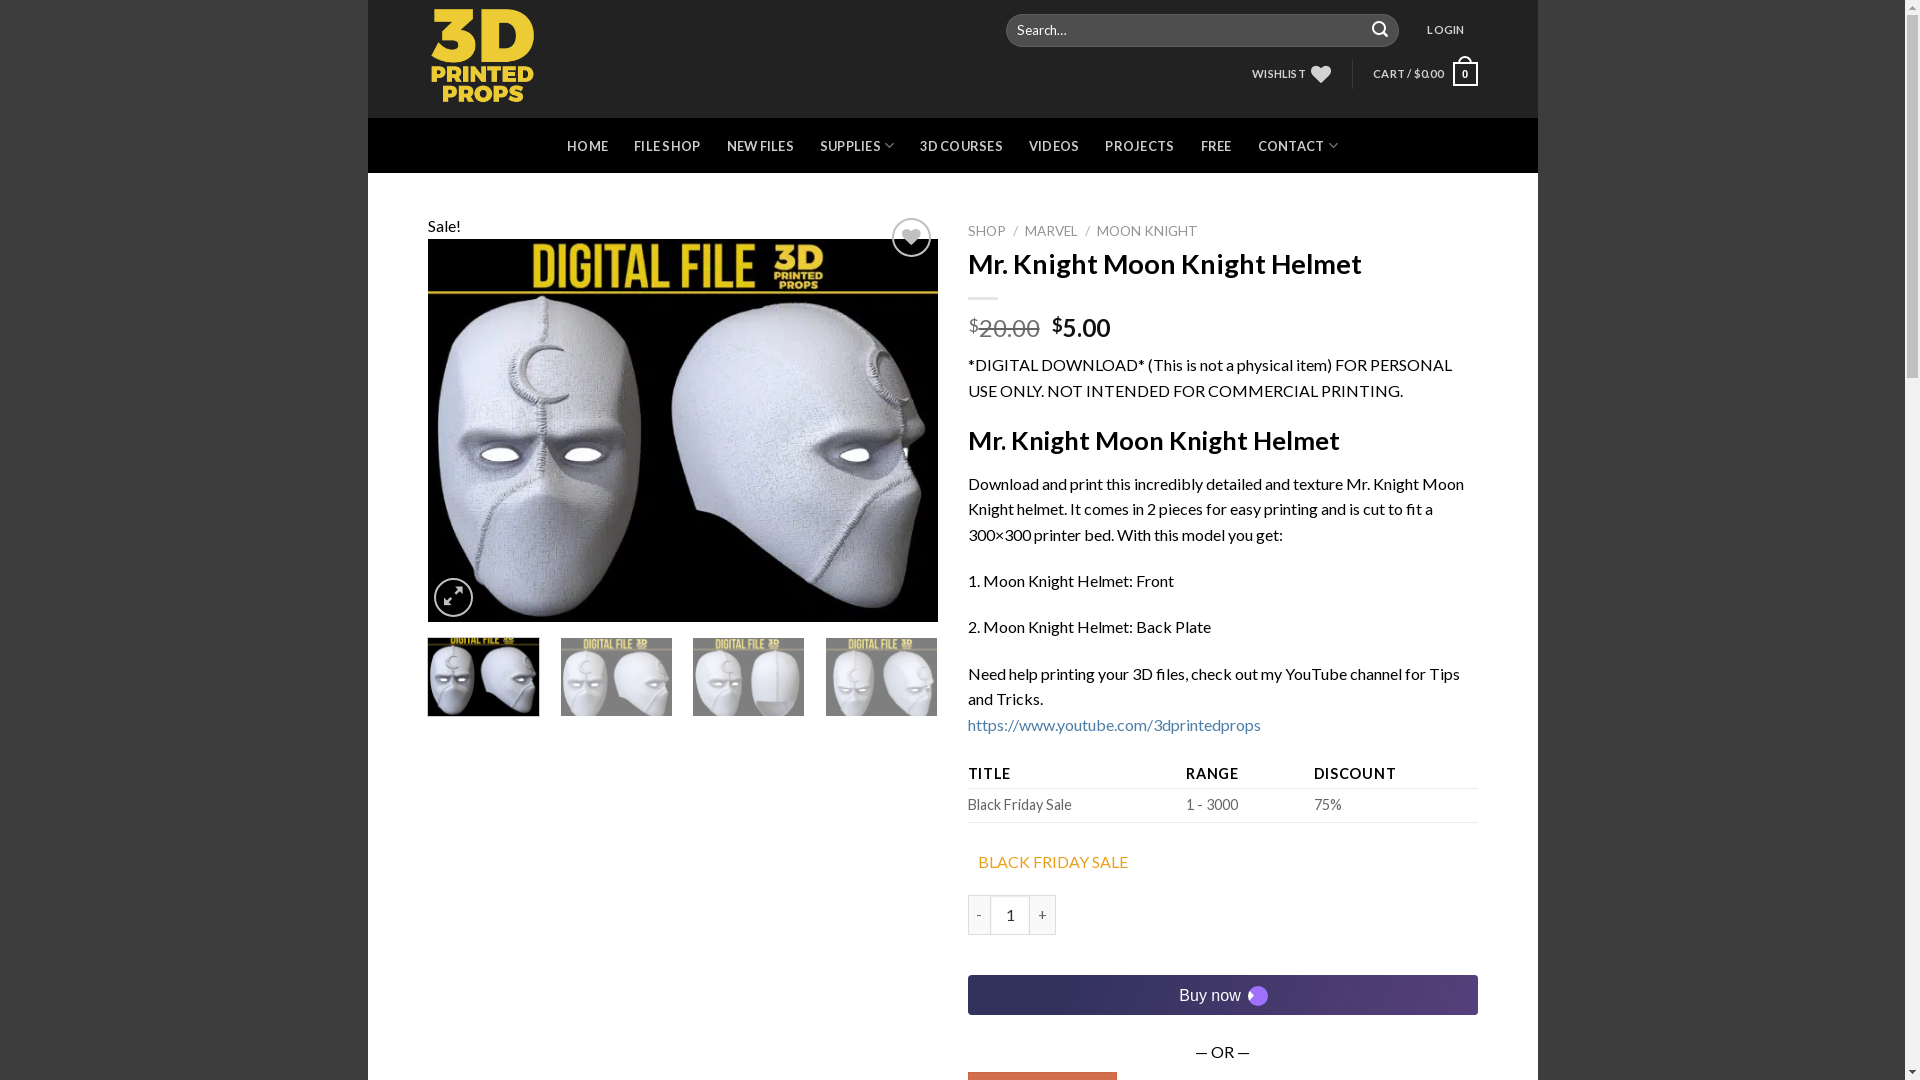 This screenshot has height=1080, width=1920. Describe the element at coordinates (1424, 72) in the screenshot. I see `'CART / $0.00` at that location.